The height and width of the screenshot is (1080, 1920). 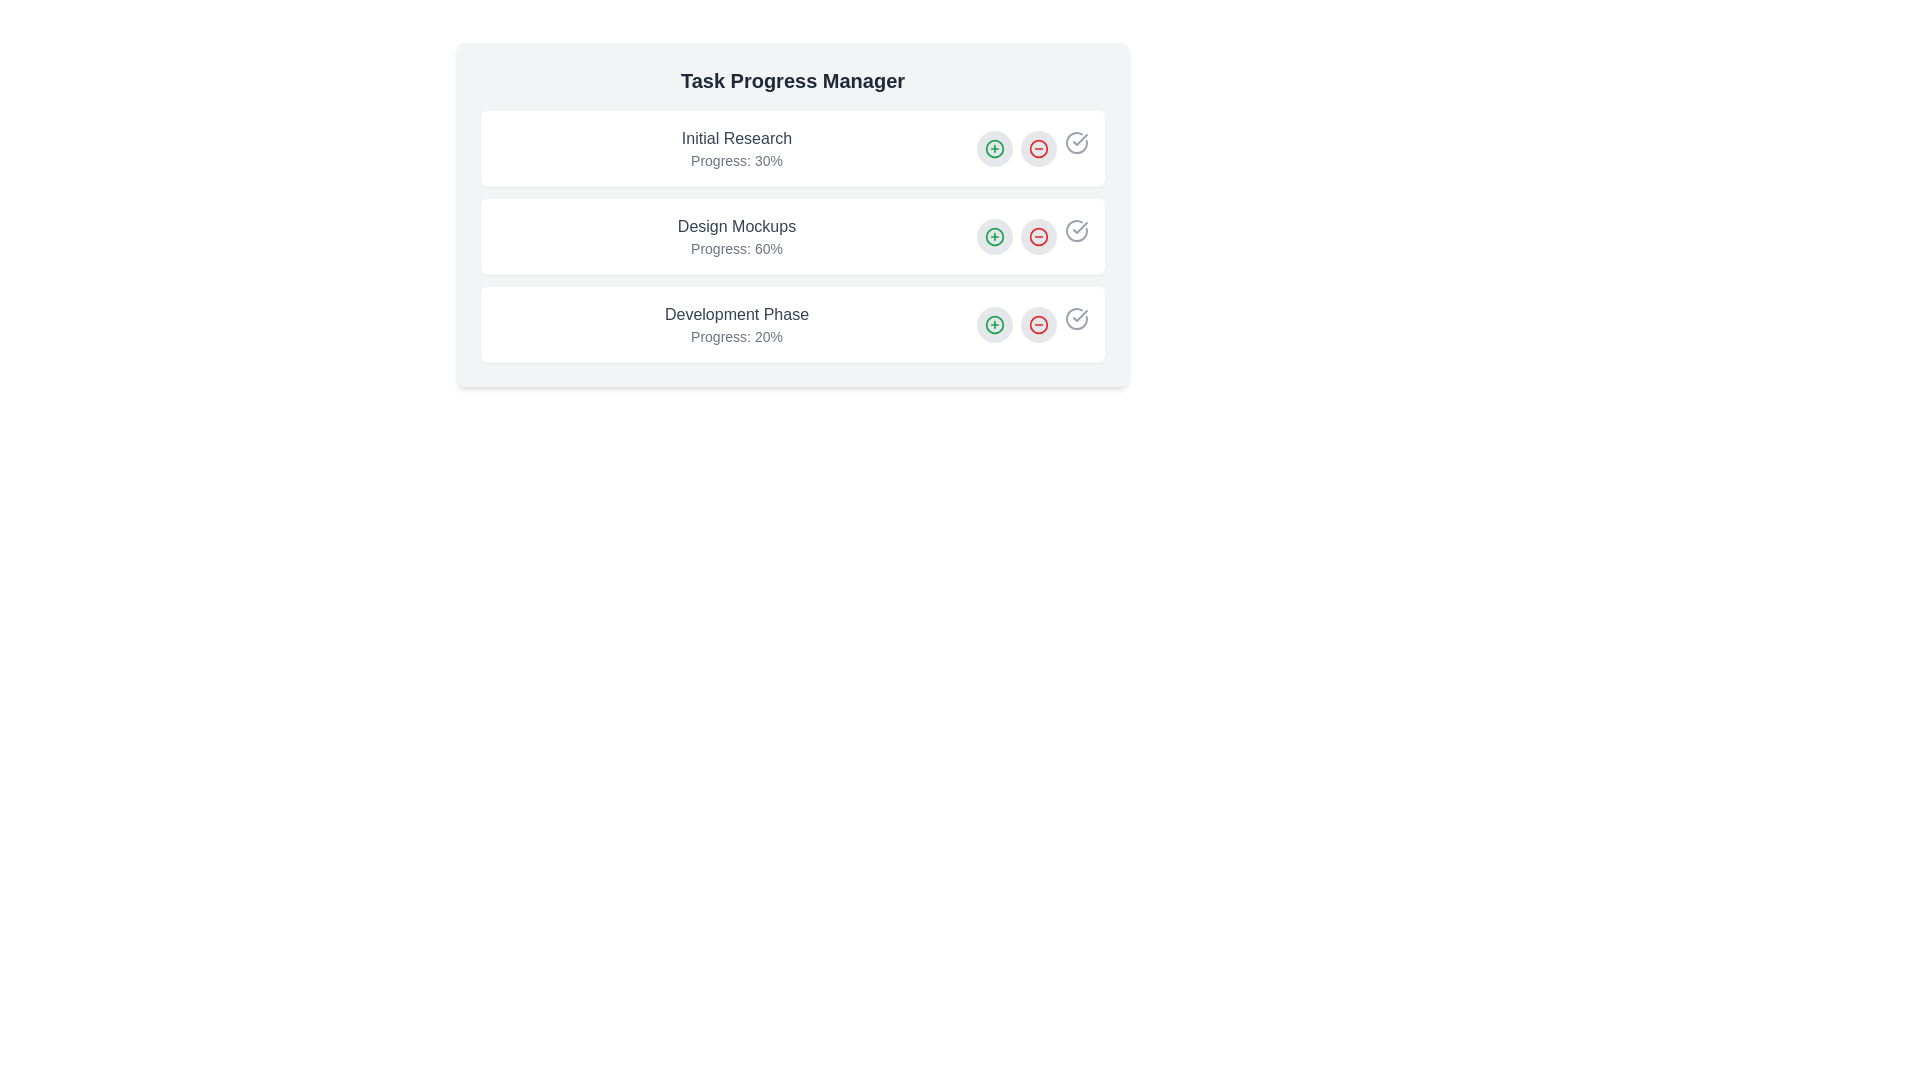 I want to click on the circular button with a red minus icon located in the top row of the task list interface, which is positioned between a green plus button and a gray checkmark button, so click(x=1038, y=148).